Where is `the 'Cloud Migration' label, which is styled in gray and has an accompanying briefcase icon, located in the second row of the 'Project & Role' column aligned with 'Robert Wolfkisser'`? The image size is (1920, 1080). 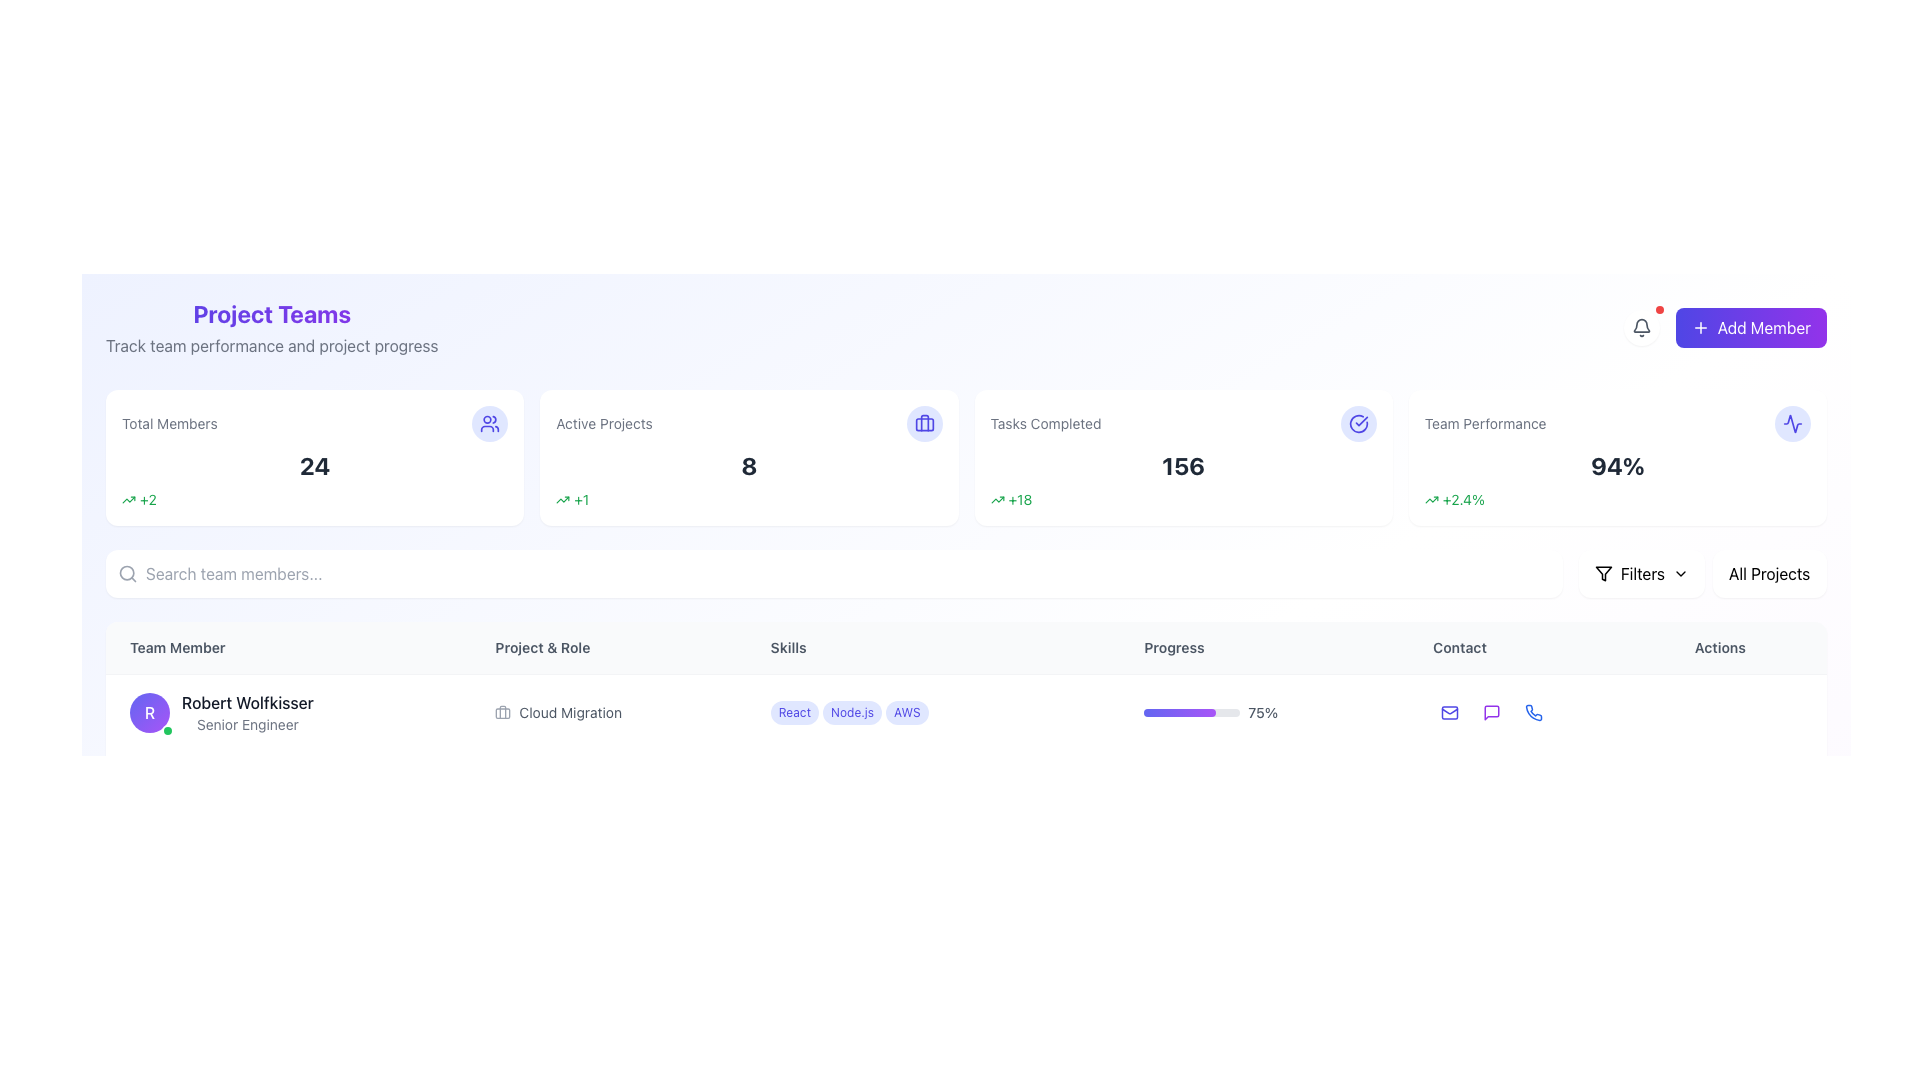
the 'Cloud Migration' label, which is styled in gray and has an accompanying briefcase icon, located in the second row of the 'Project & Role' column aligned with 'Robert Wolfkisser' is located at coordinates (608, 712).